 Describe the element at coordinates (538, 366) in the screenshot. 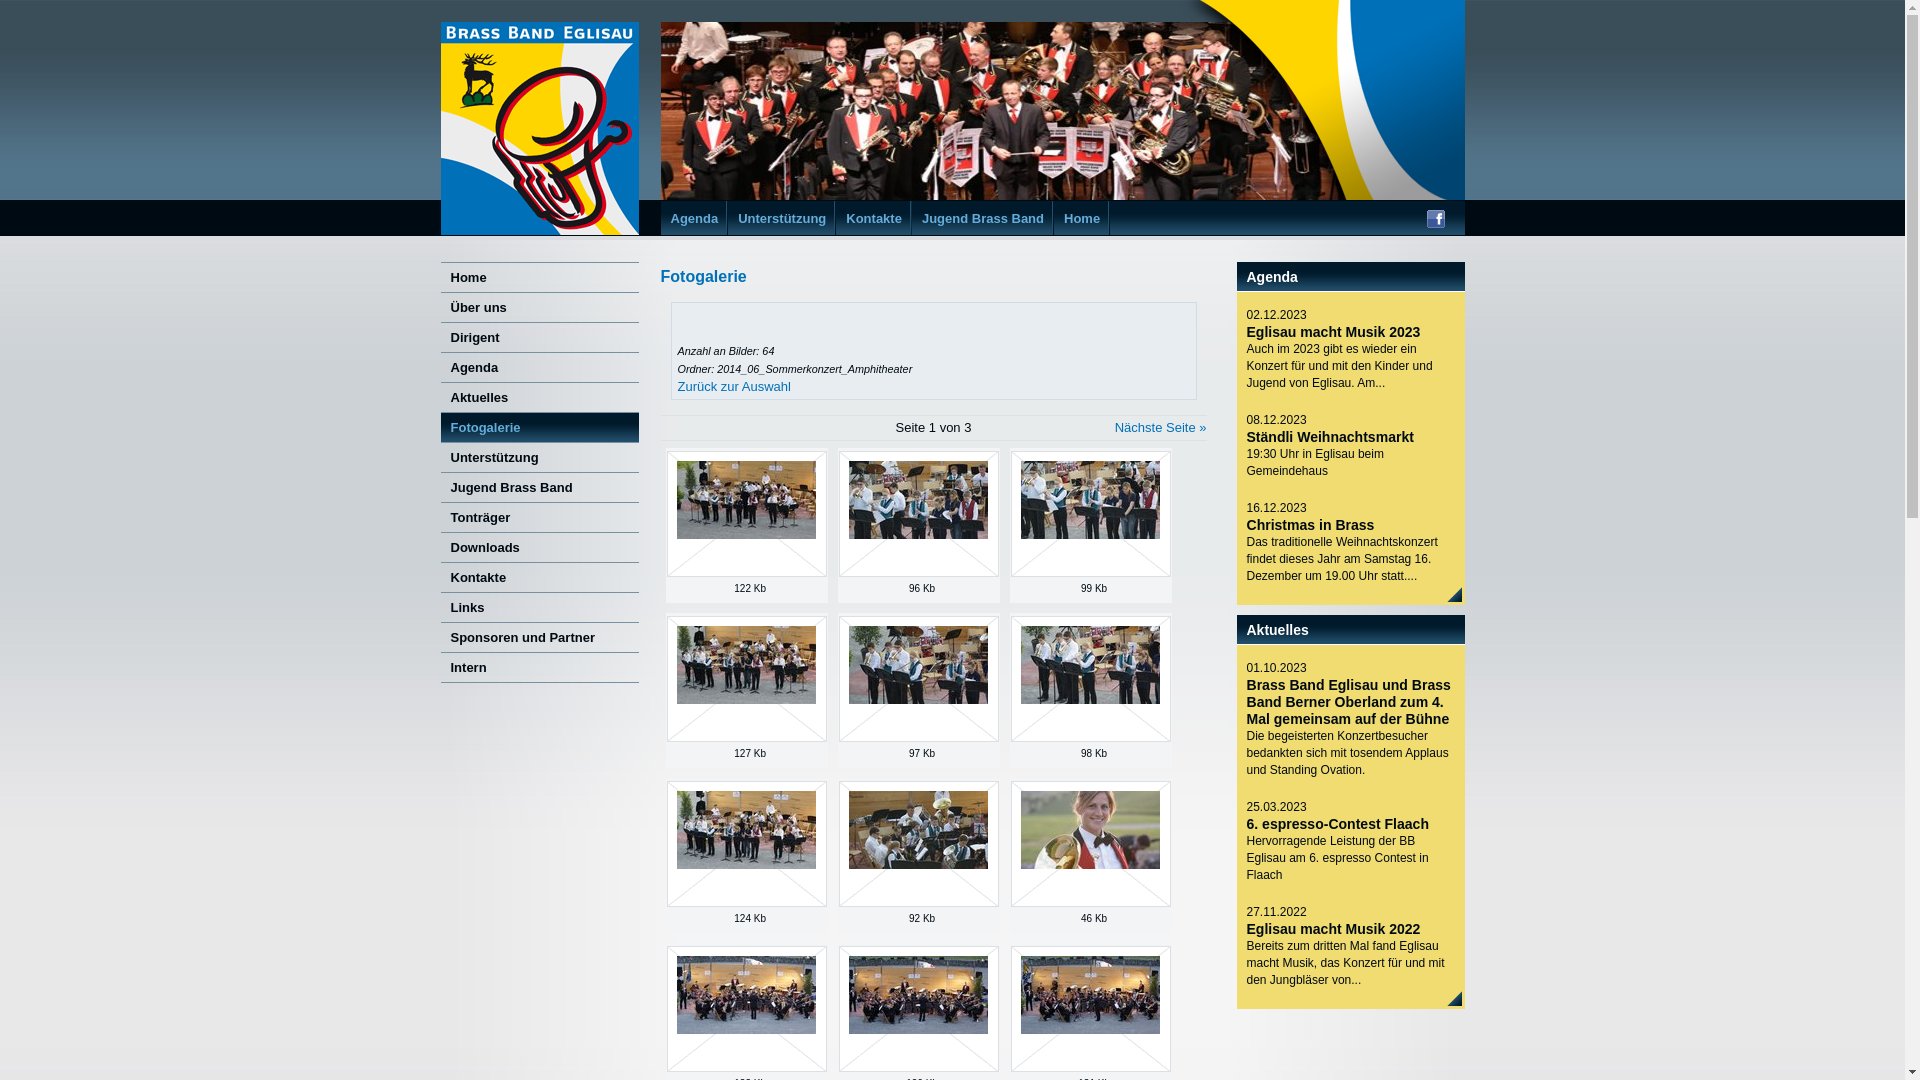

I see `'Agenda'` at that location.